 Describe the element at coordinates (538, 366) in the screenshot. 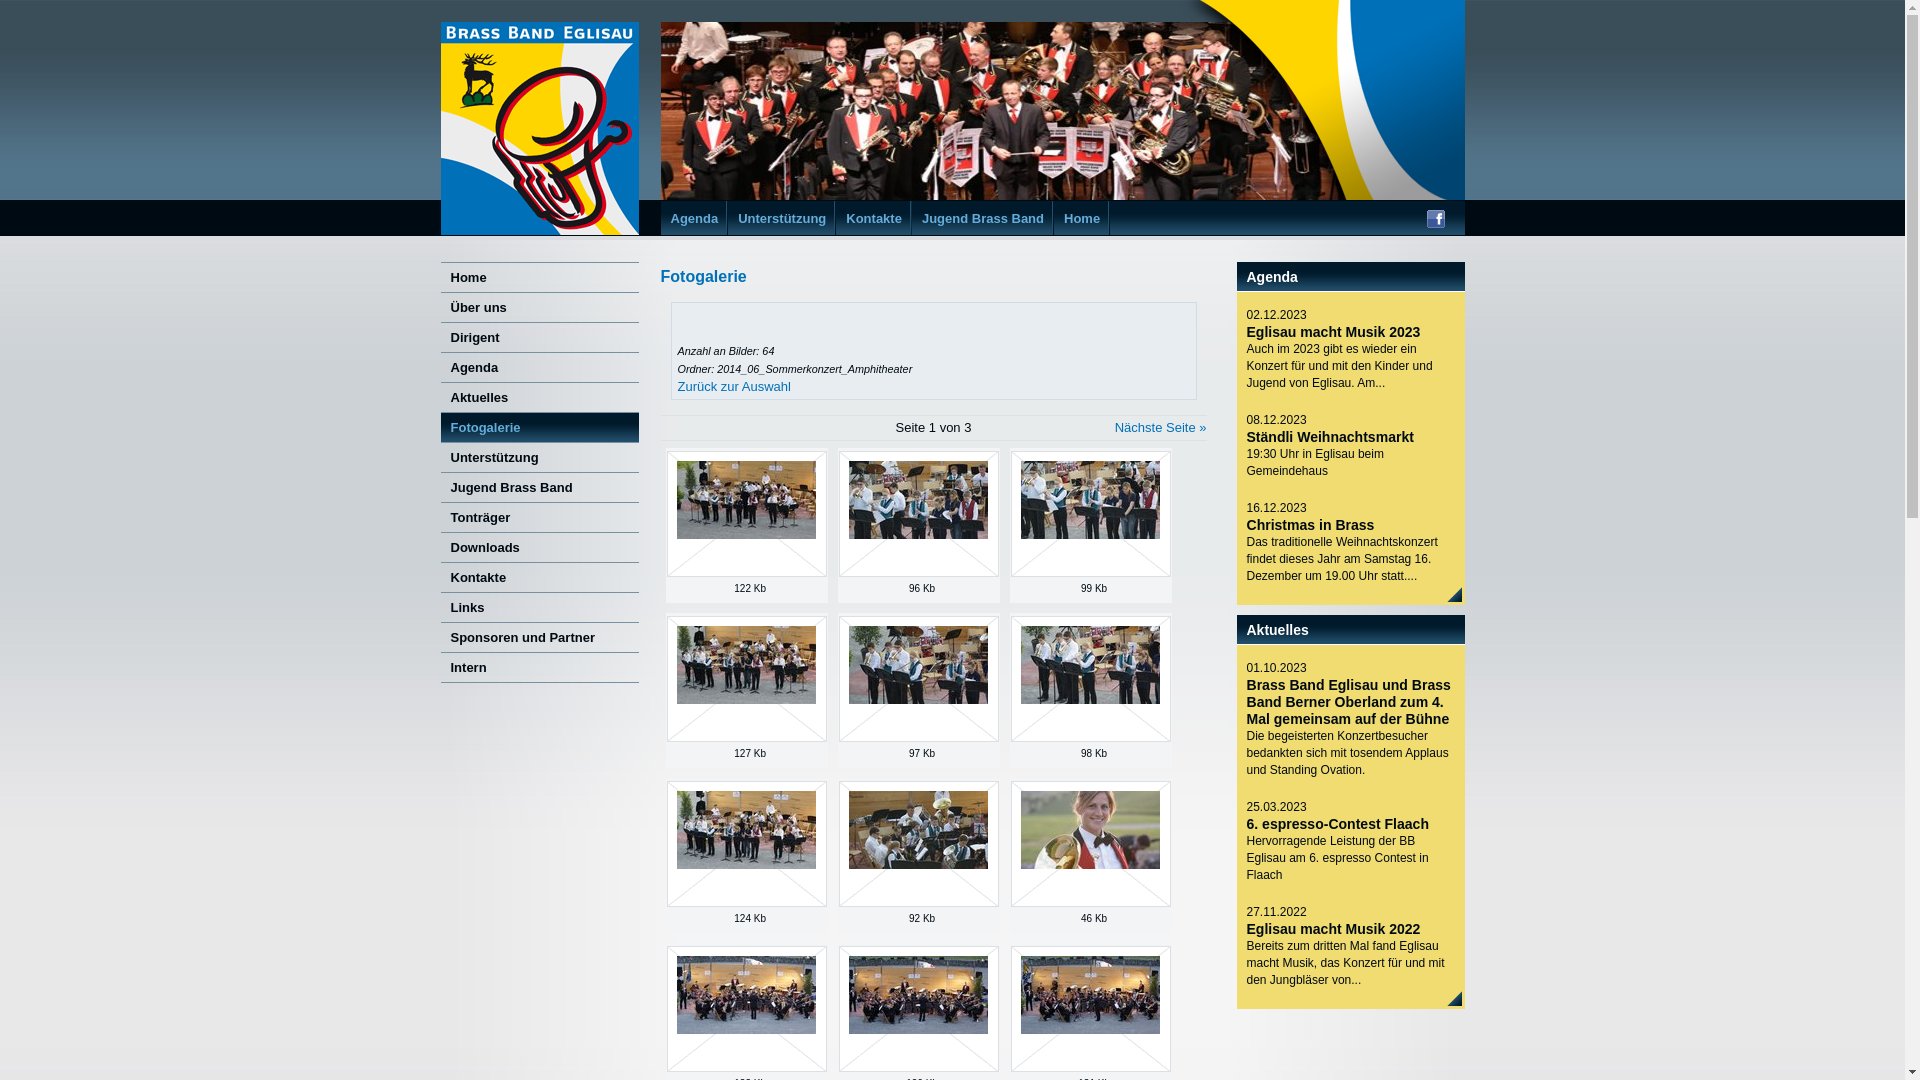

I see `'Agenda'` at that location.